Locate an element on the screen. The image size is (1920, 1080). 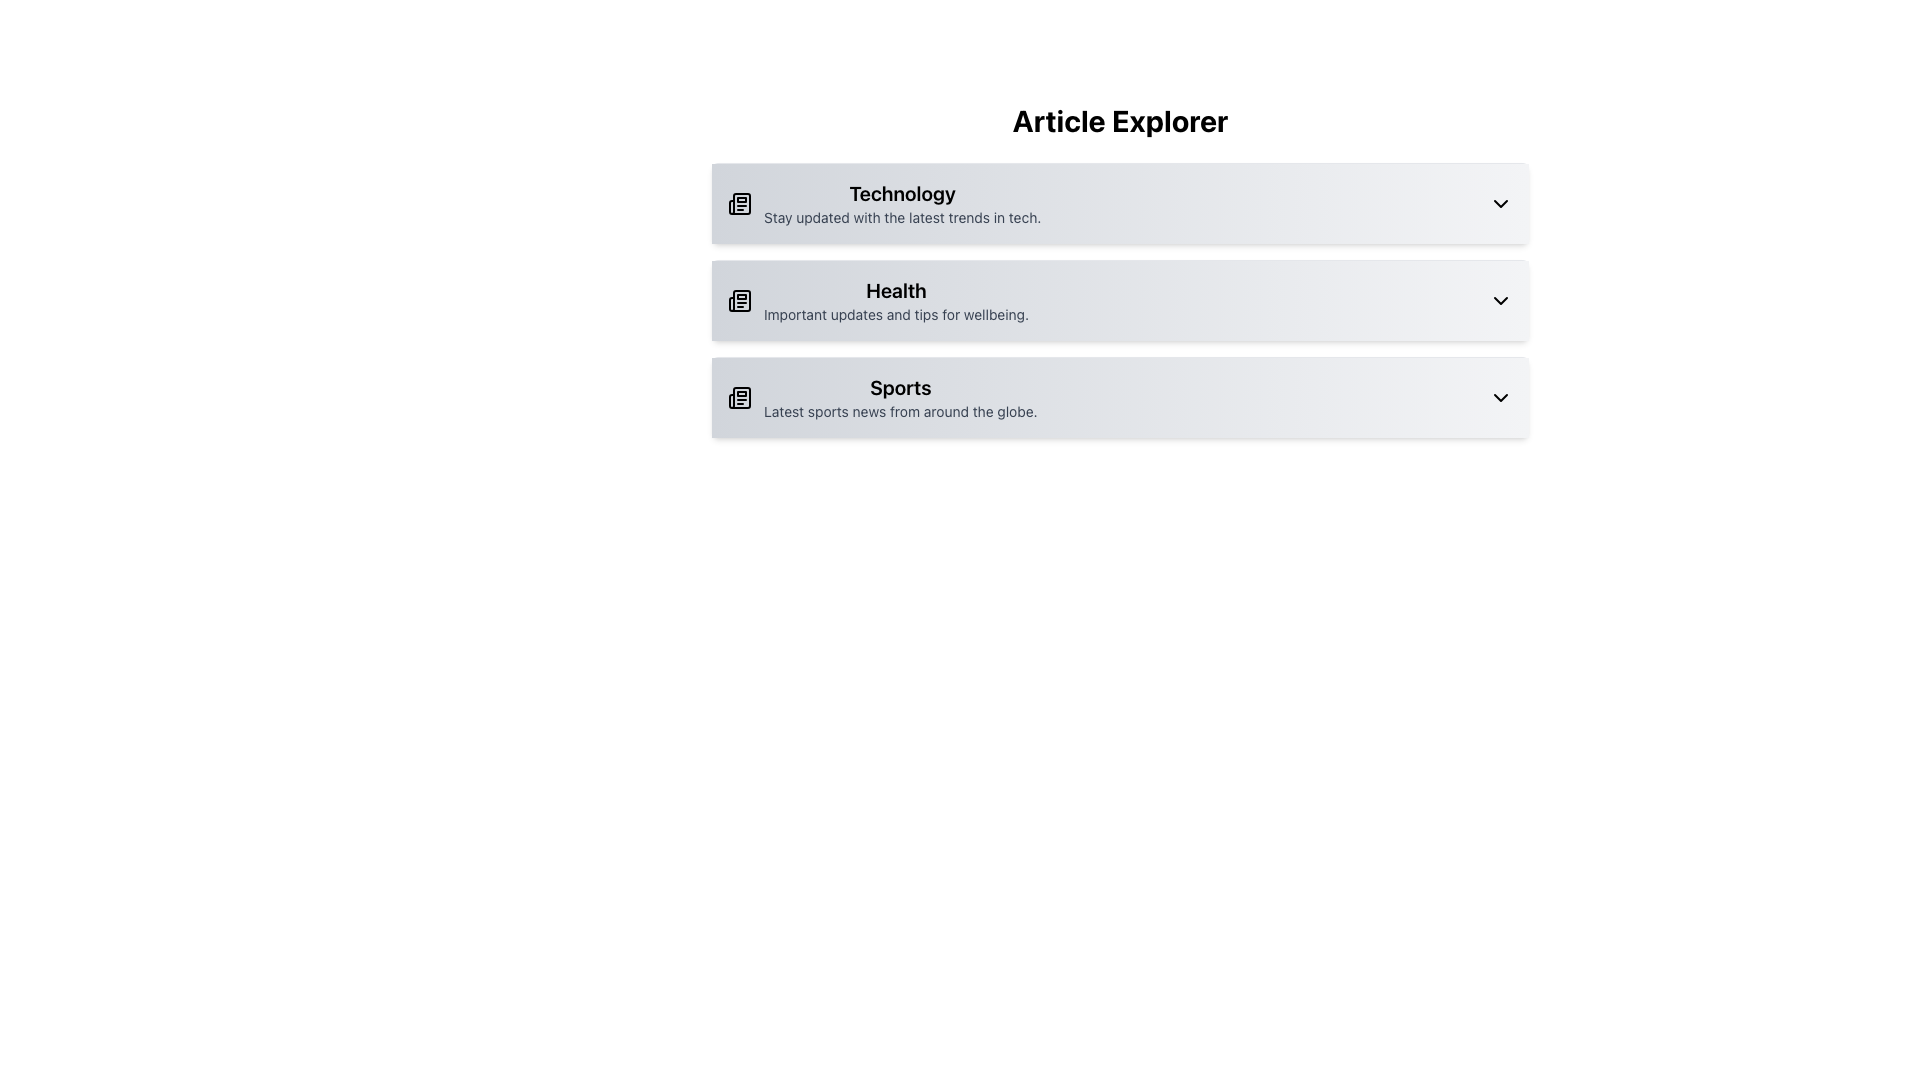
the 'Technology' category header, which includes an icon and a description, to navigate to its content is located at coordinates (883, 204).